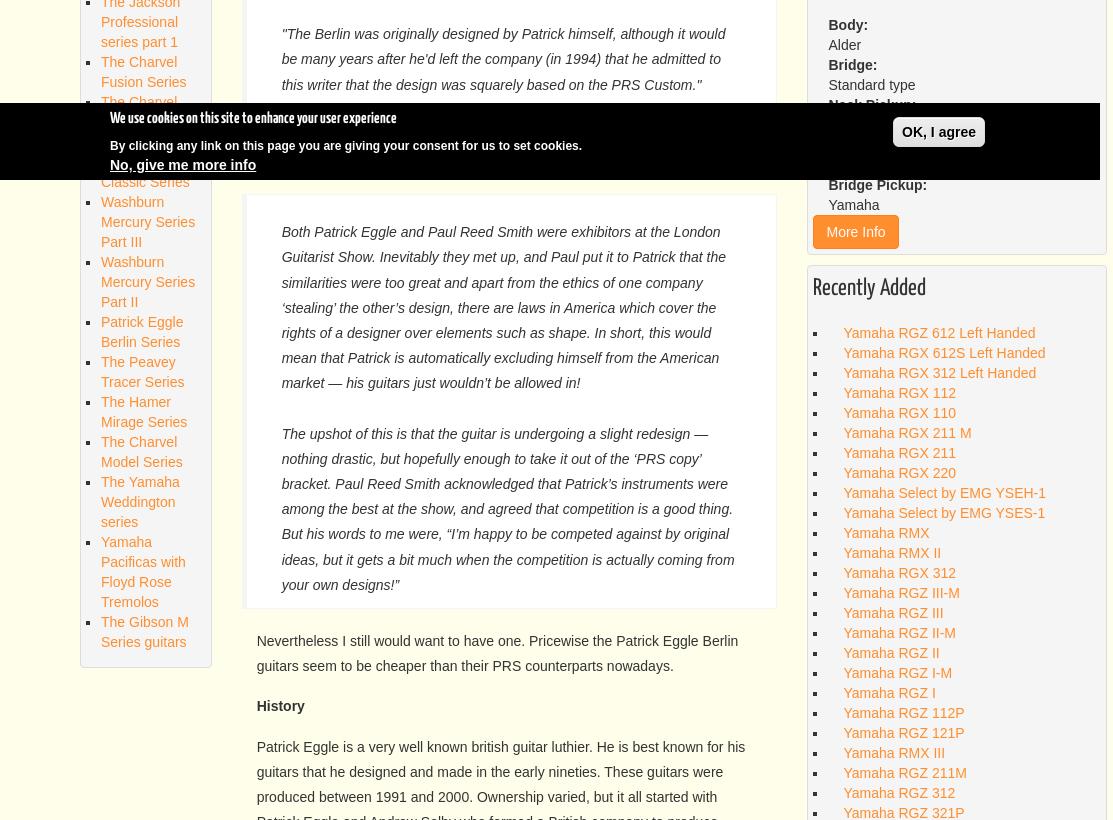  I want to click on 'Patrick Eggle Berlin Series', so click(141, 330).